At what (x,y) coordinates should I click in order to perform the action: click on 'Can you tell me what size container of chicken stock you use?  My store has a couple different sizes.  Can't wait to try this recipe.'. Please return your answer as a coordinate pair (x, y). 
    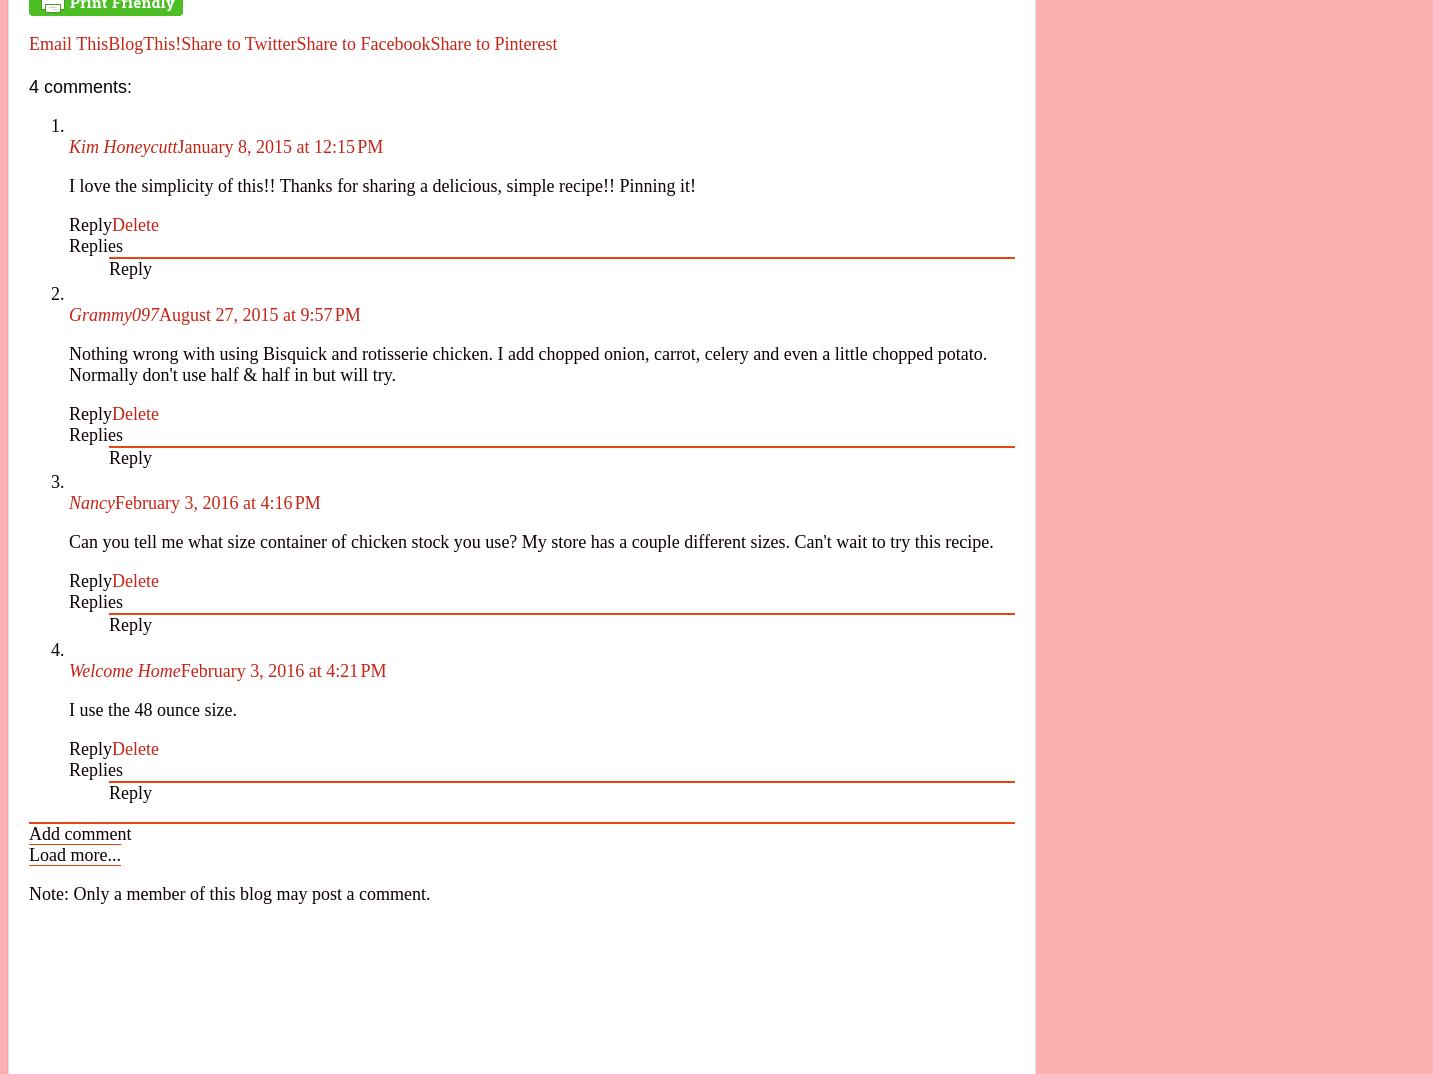
    Looking at the image, I should click on (531, 541).